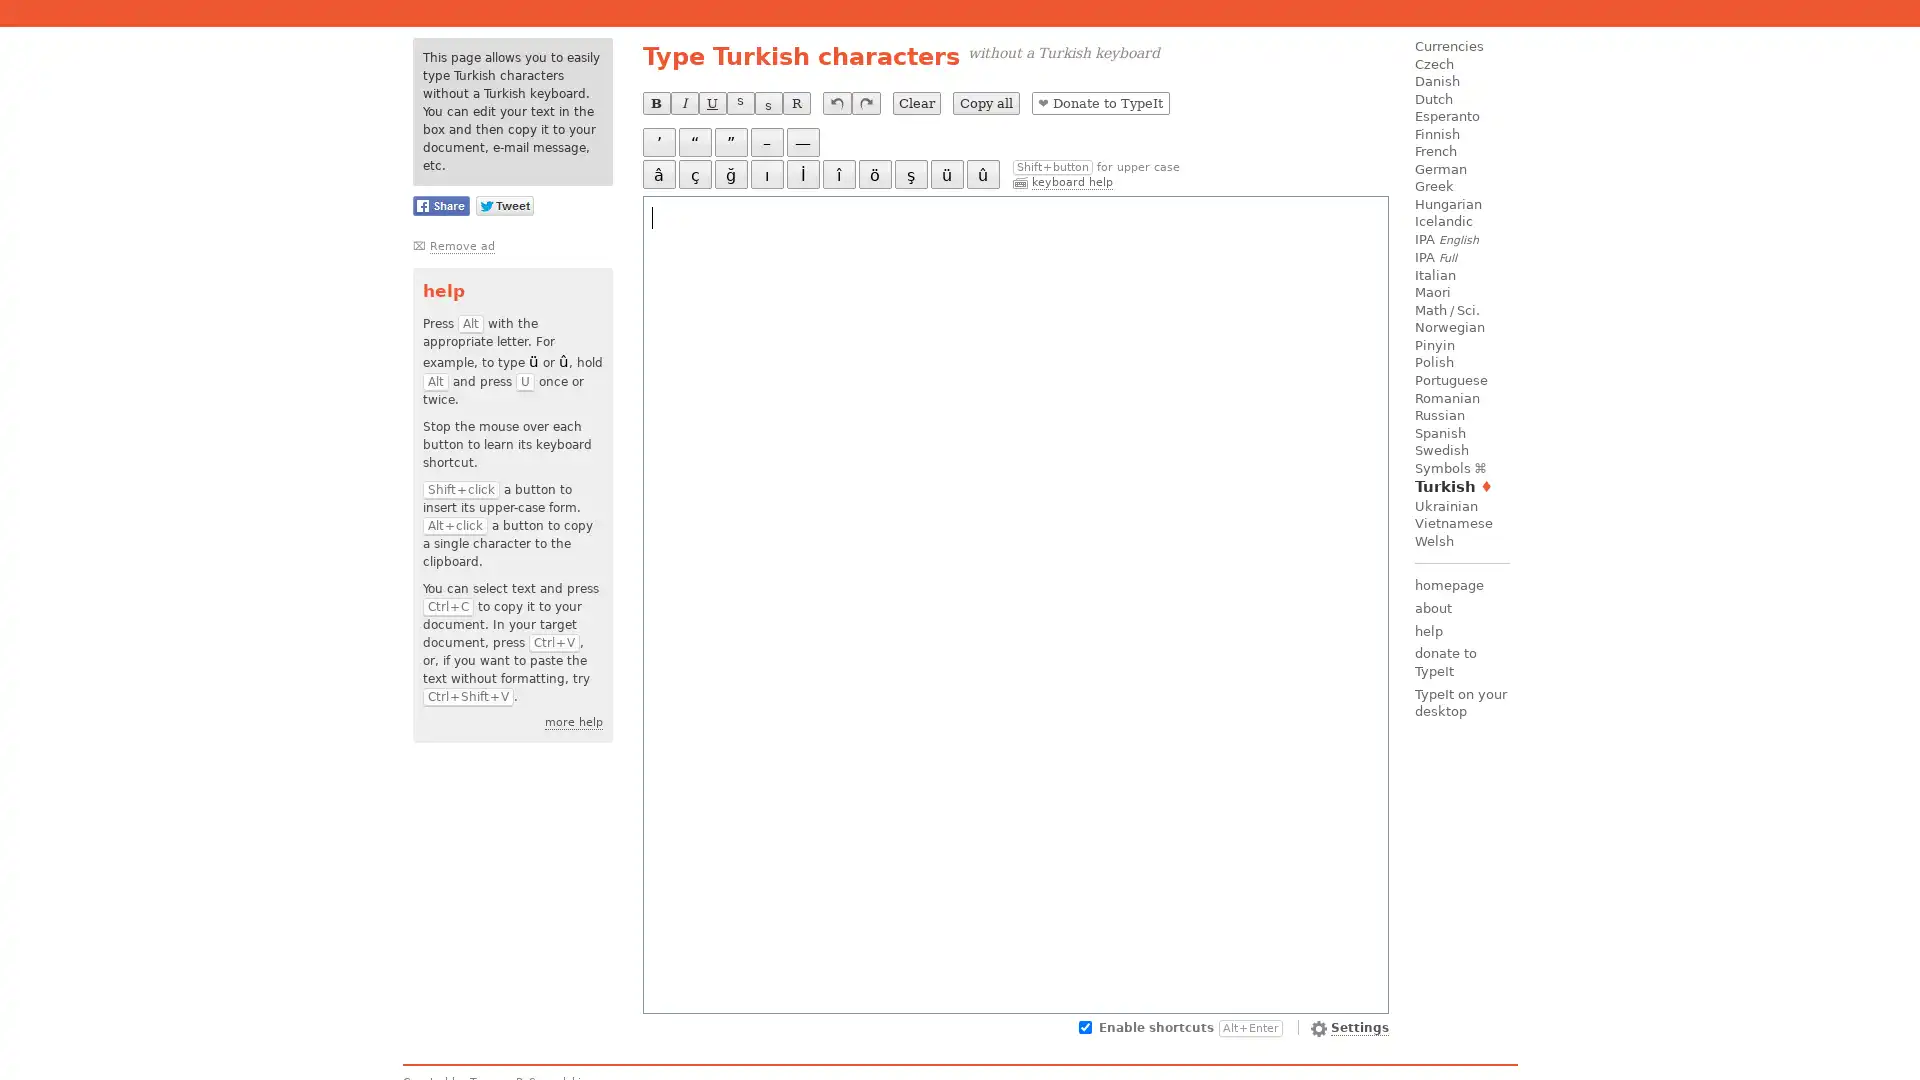 The height and width of the screenshot is (1080, 1920). I want to click on Copy all, so click(985, 103).